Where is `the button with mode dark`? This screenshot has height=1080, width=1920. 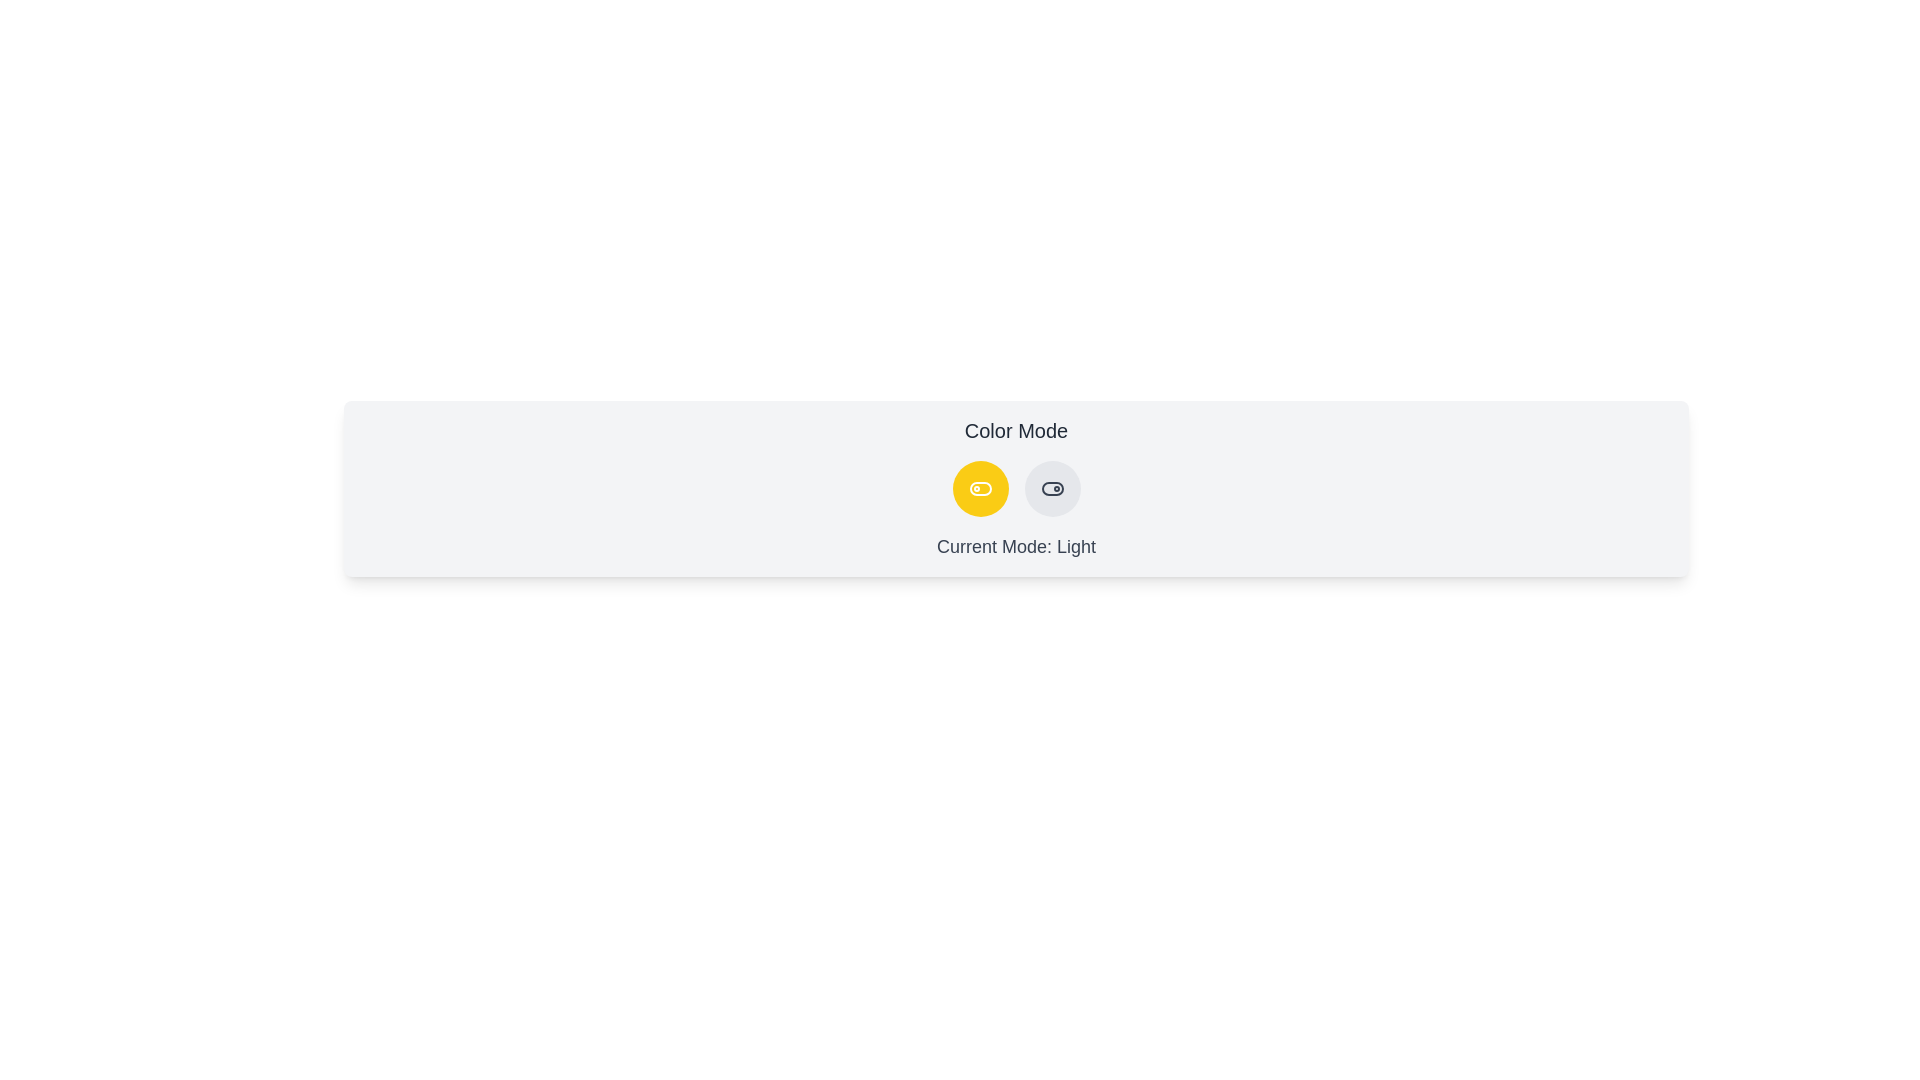
the button with mode dark is located at coordinates (1051, 489).